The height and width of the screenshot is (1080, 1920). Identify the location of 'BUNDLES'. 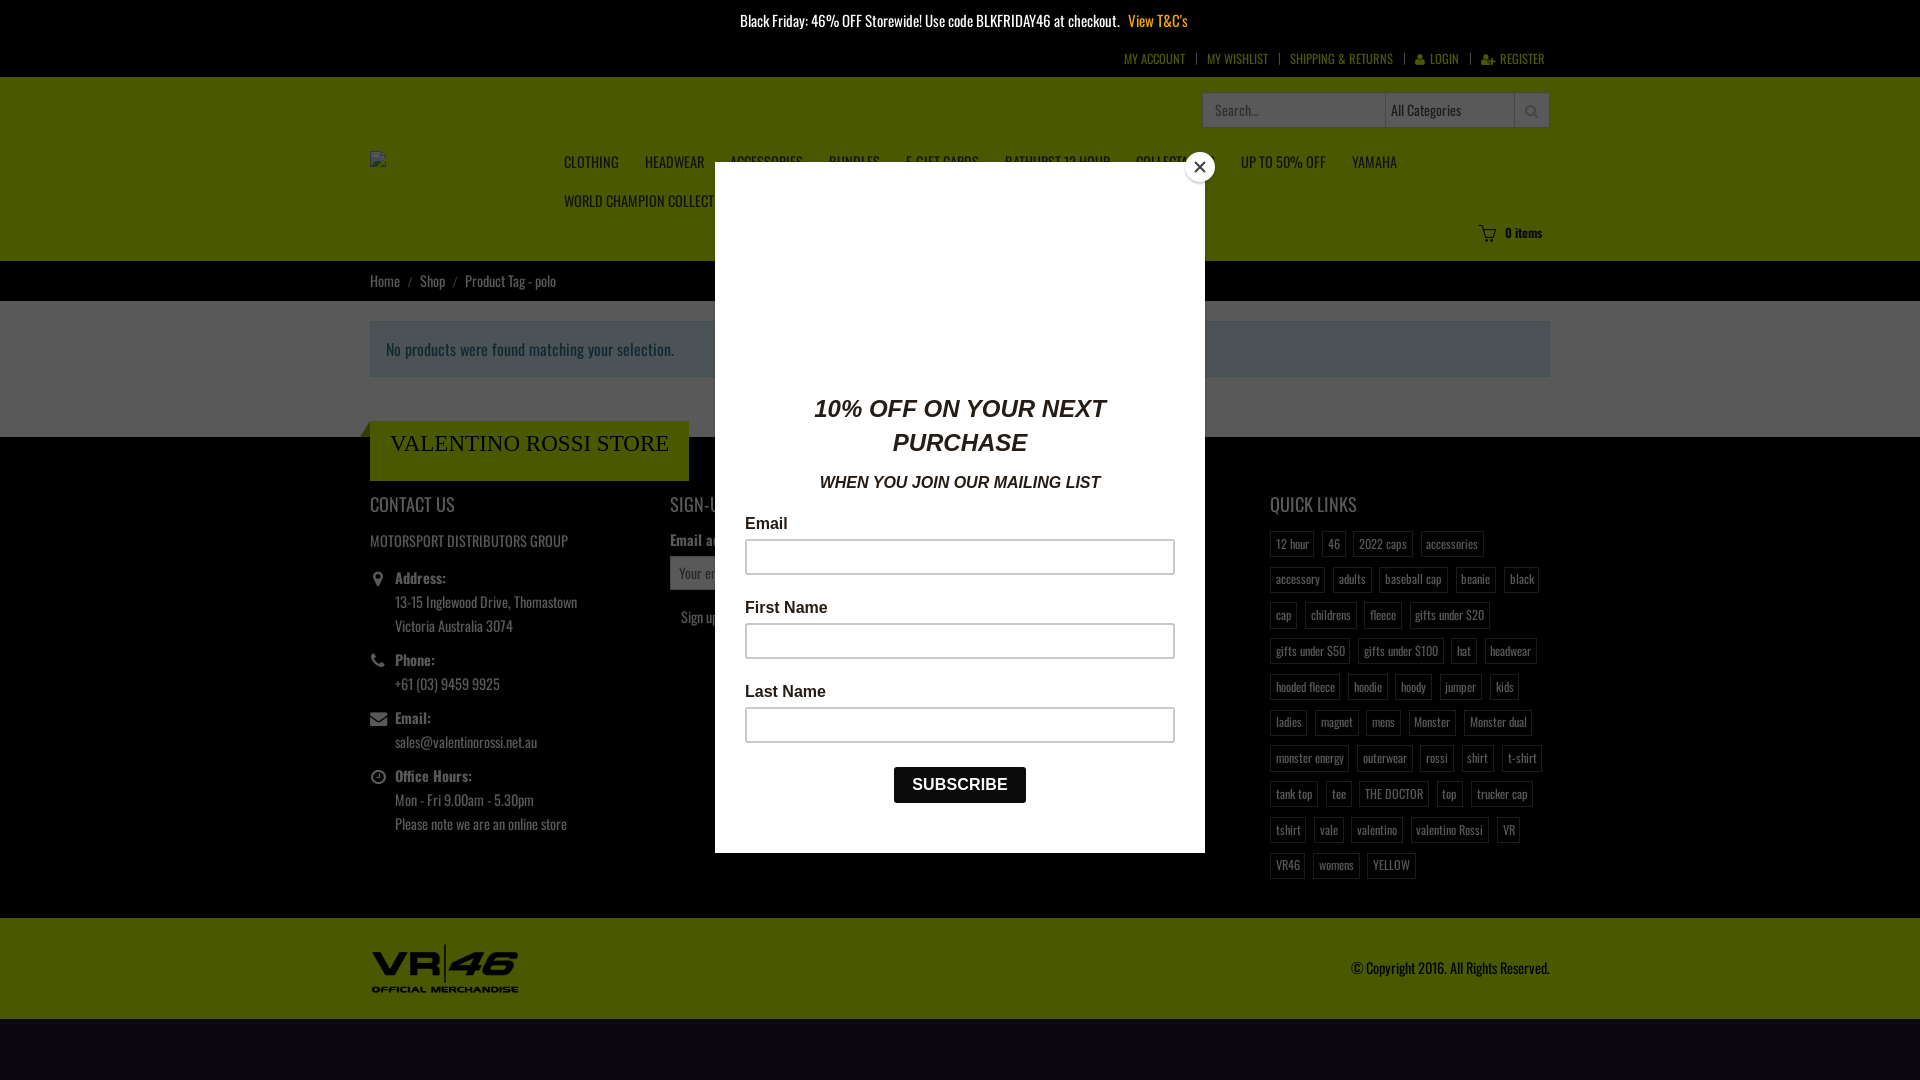
(854, 160).